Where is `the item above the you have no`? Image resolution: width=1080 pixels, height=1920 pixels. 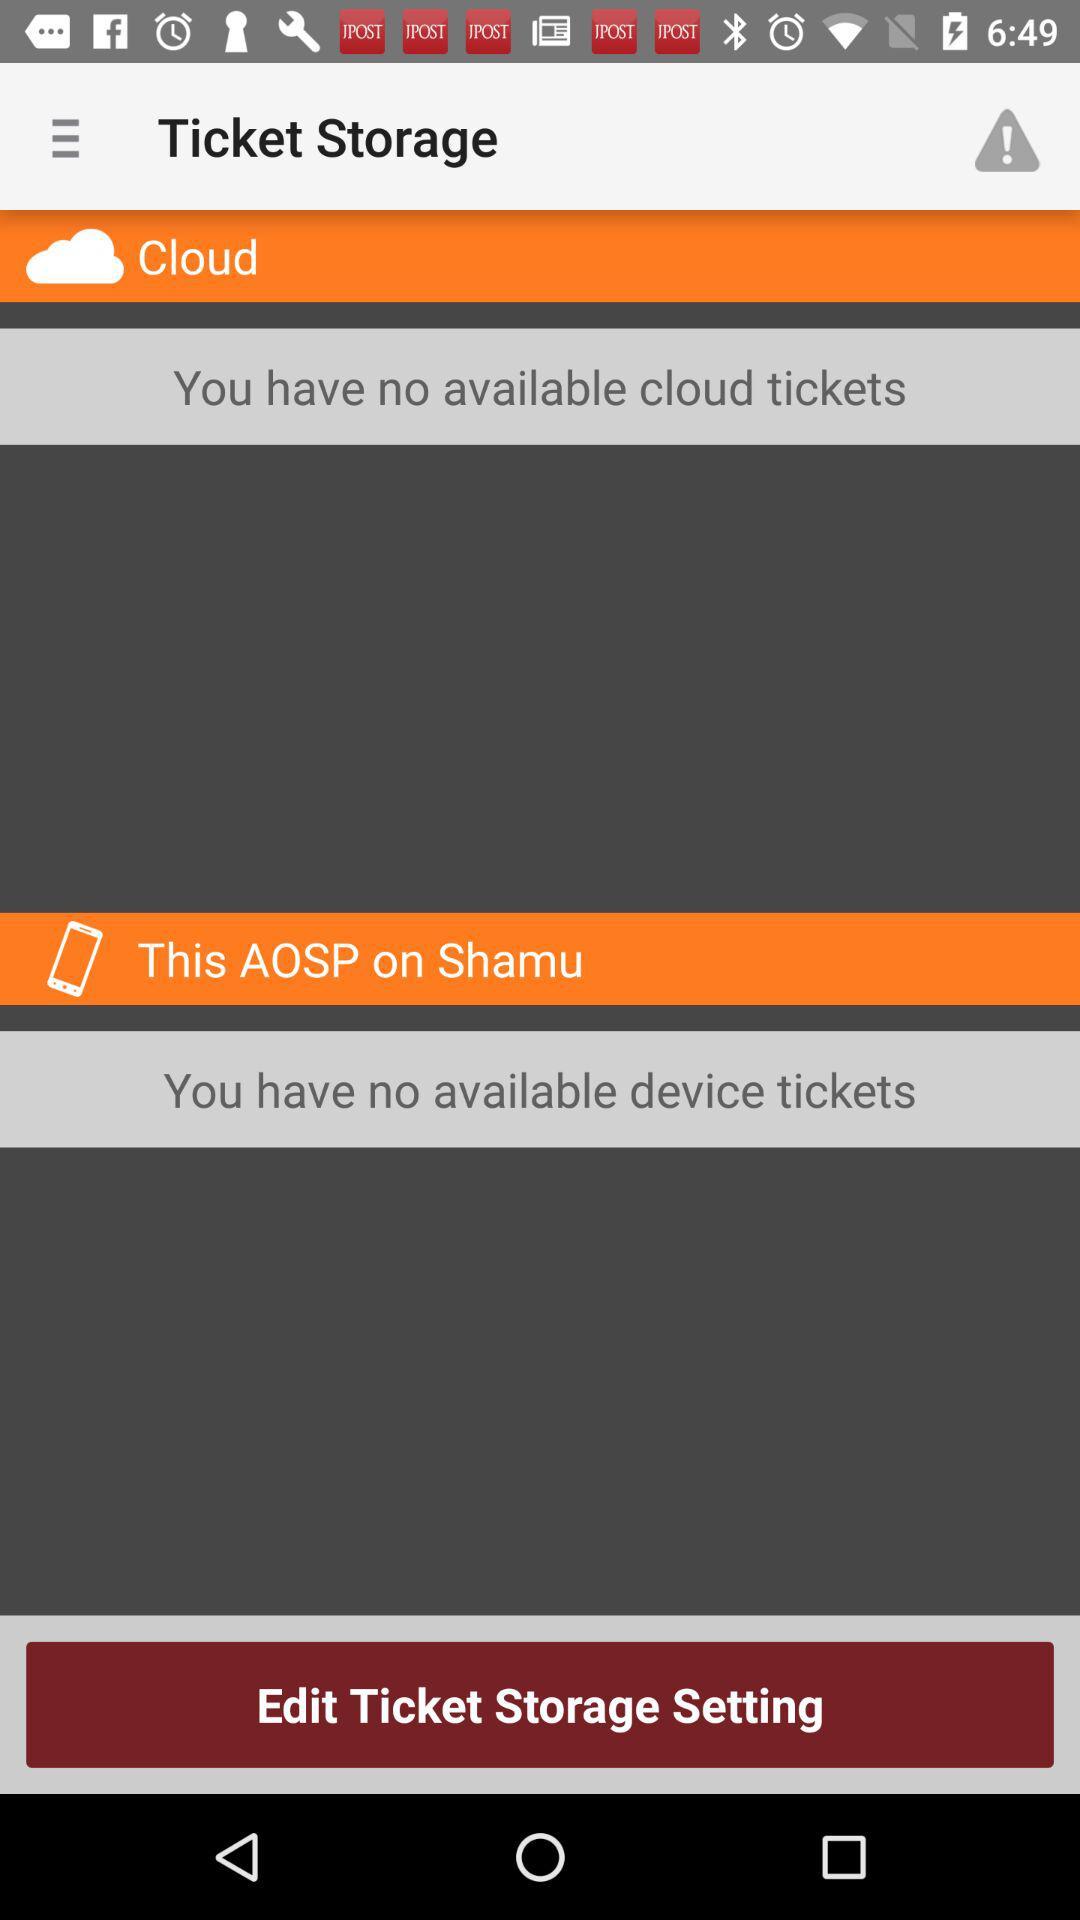
the item above the you have no is located at coordinates (1017, 135).